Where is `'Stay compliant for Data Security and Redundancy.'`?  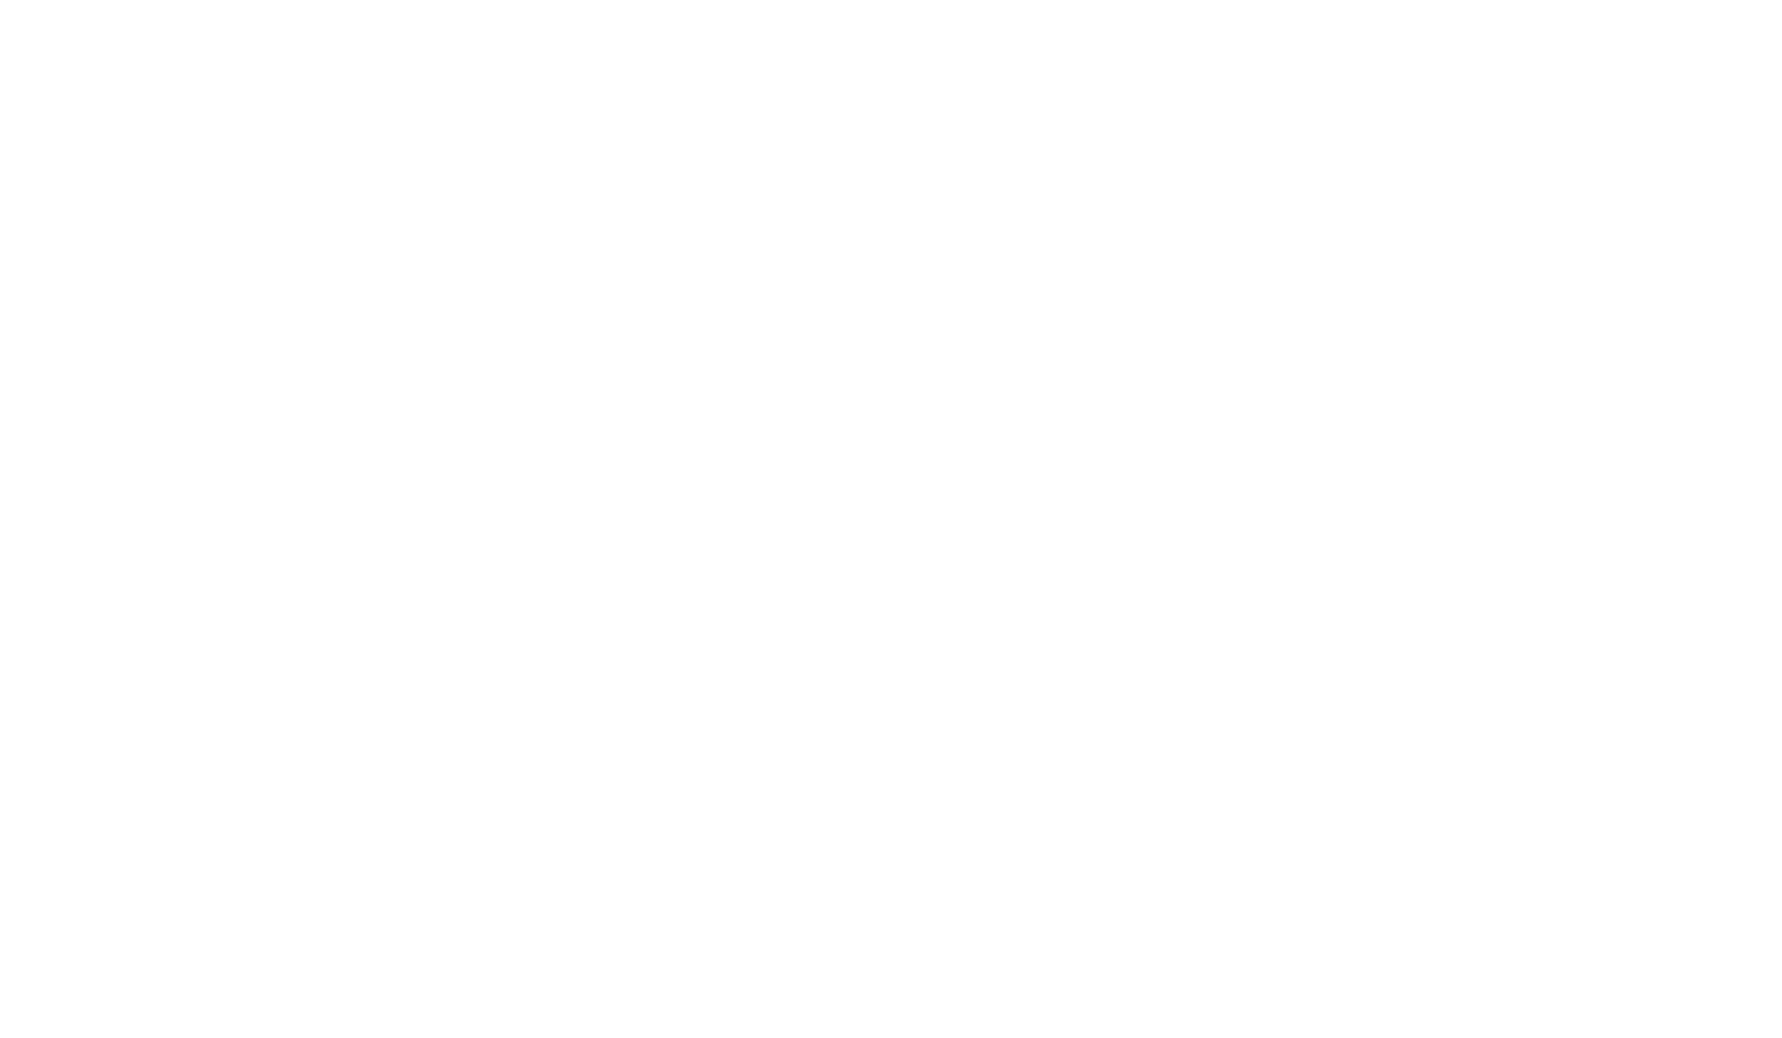 'Stay compliant for Data Security and Redundancy.' is located at coordinates (410, 493).